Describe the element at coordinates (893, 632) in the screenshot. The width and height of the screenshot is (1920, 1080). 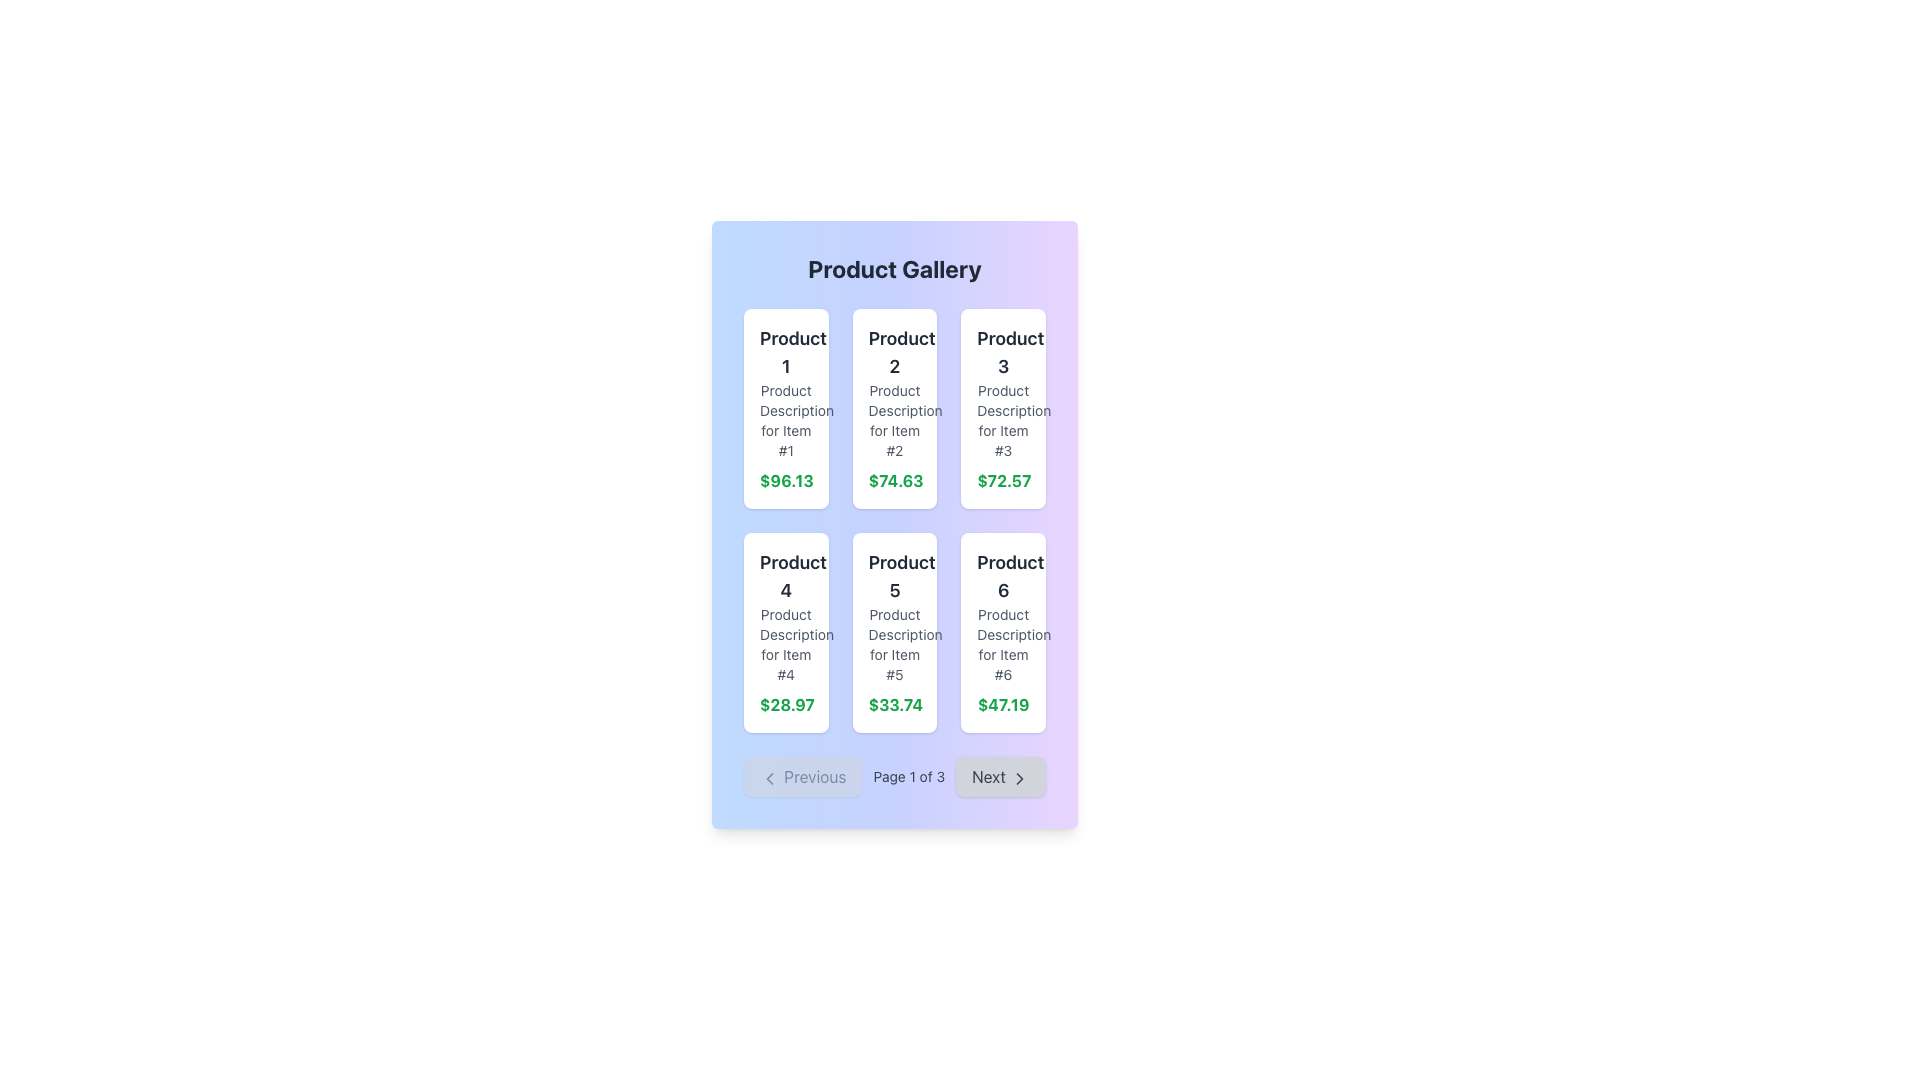
I see `the product display card located in the second row, second column of the 'Product Gallery', which showcases an individual product's name, description, and price` at that location.